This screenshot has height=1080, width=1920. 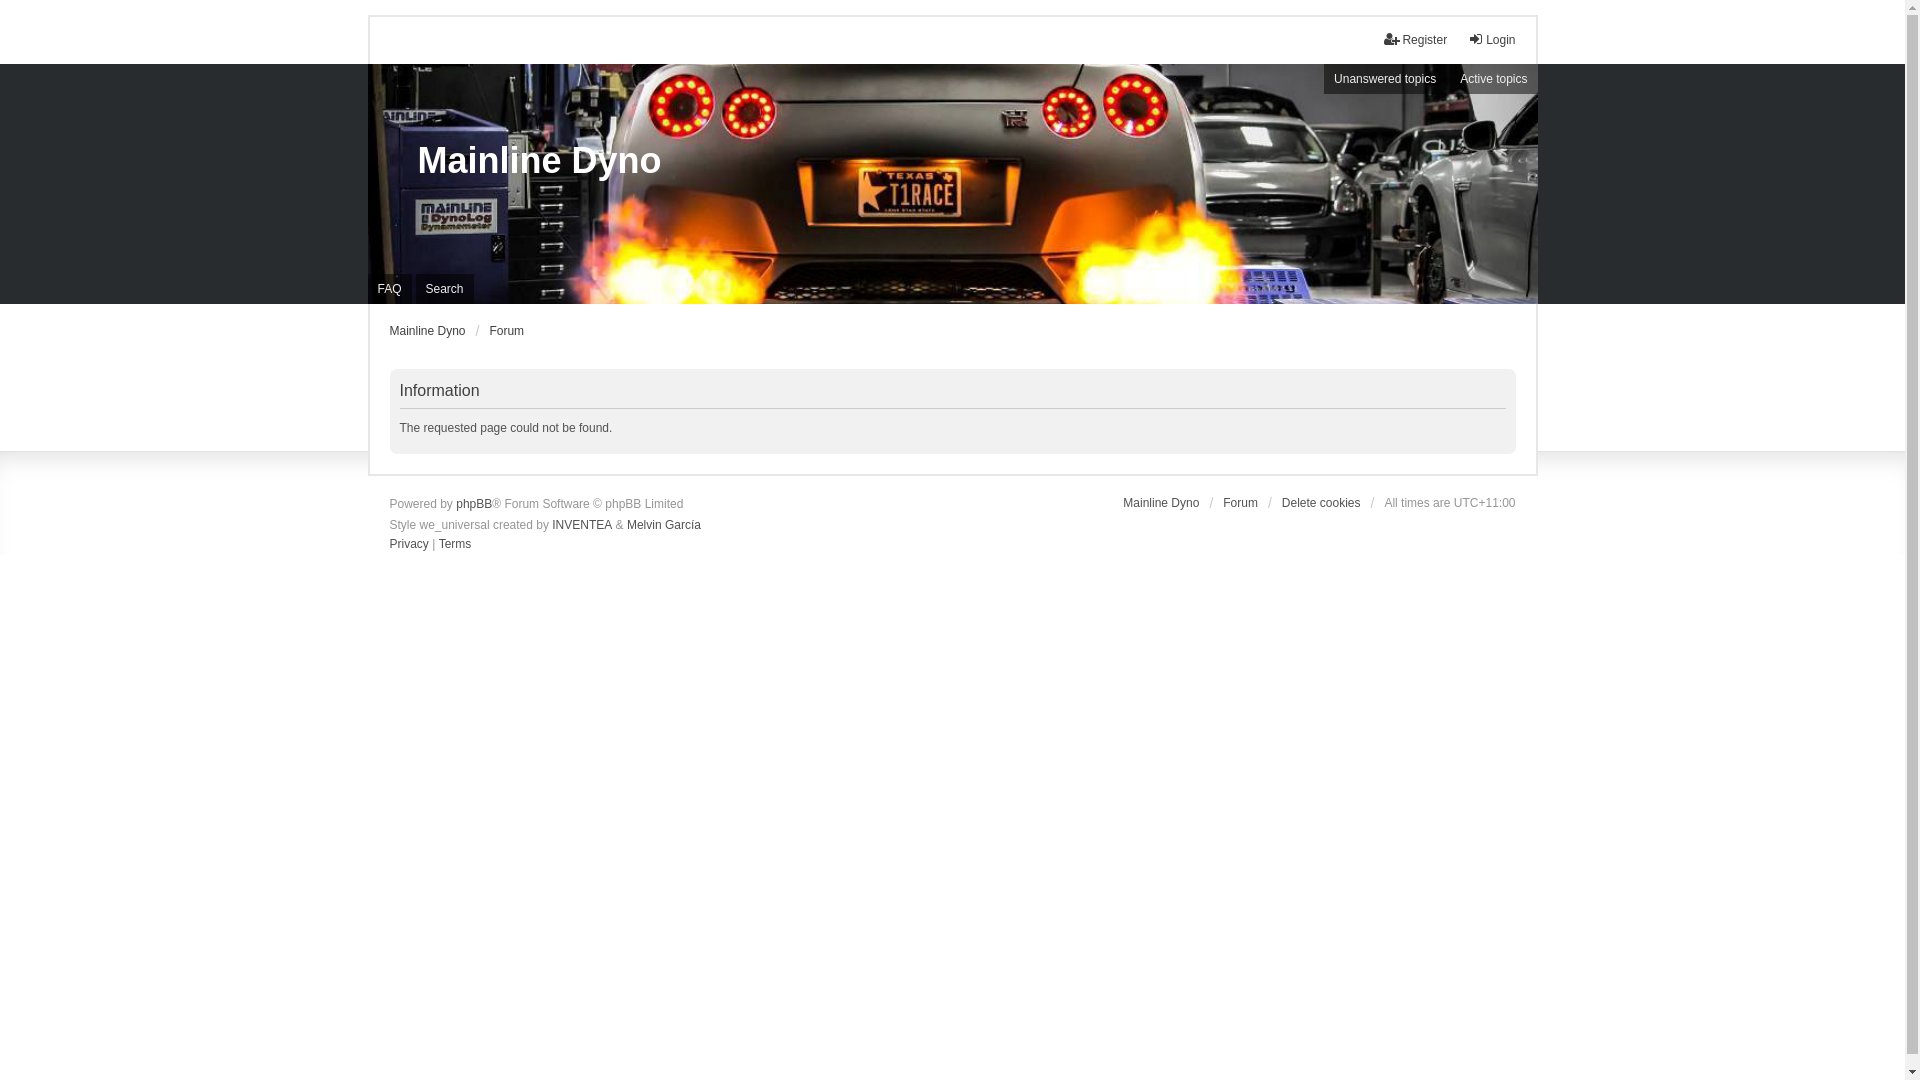 I want to click on 'INVENTEA', so click(x=580, y=523).